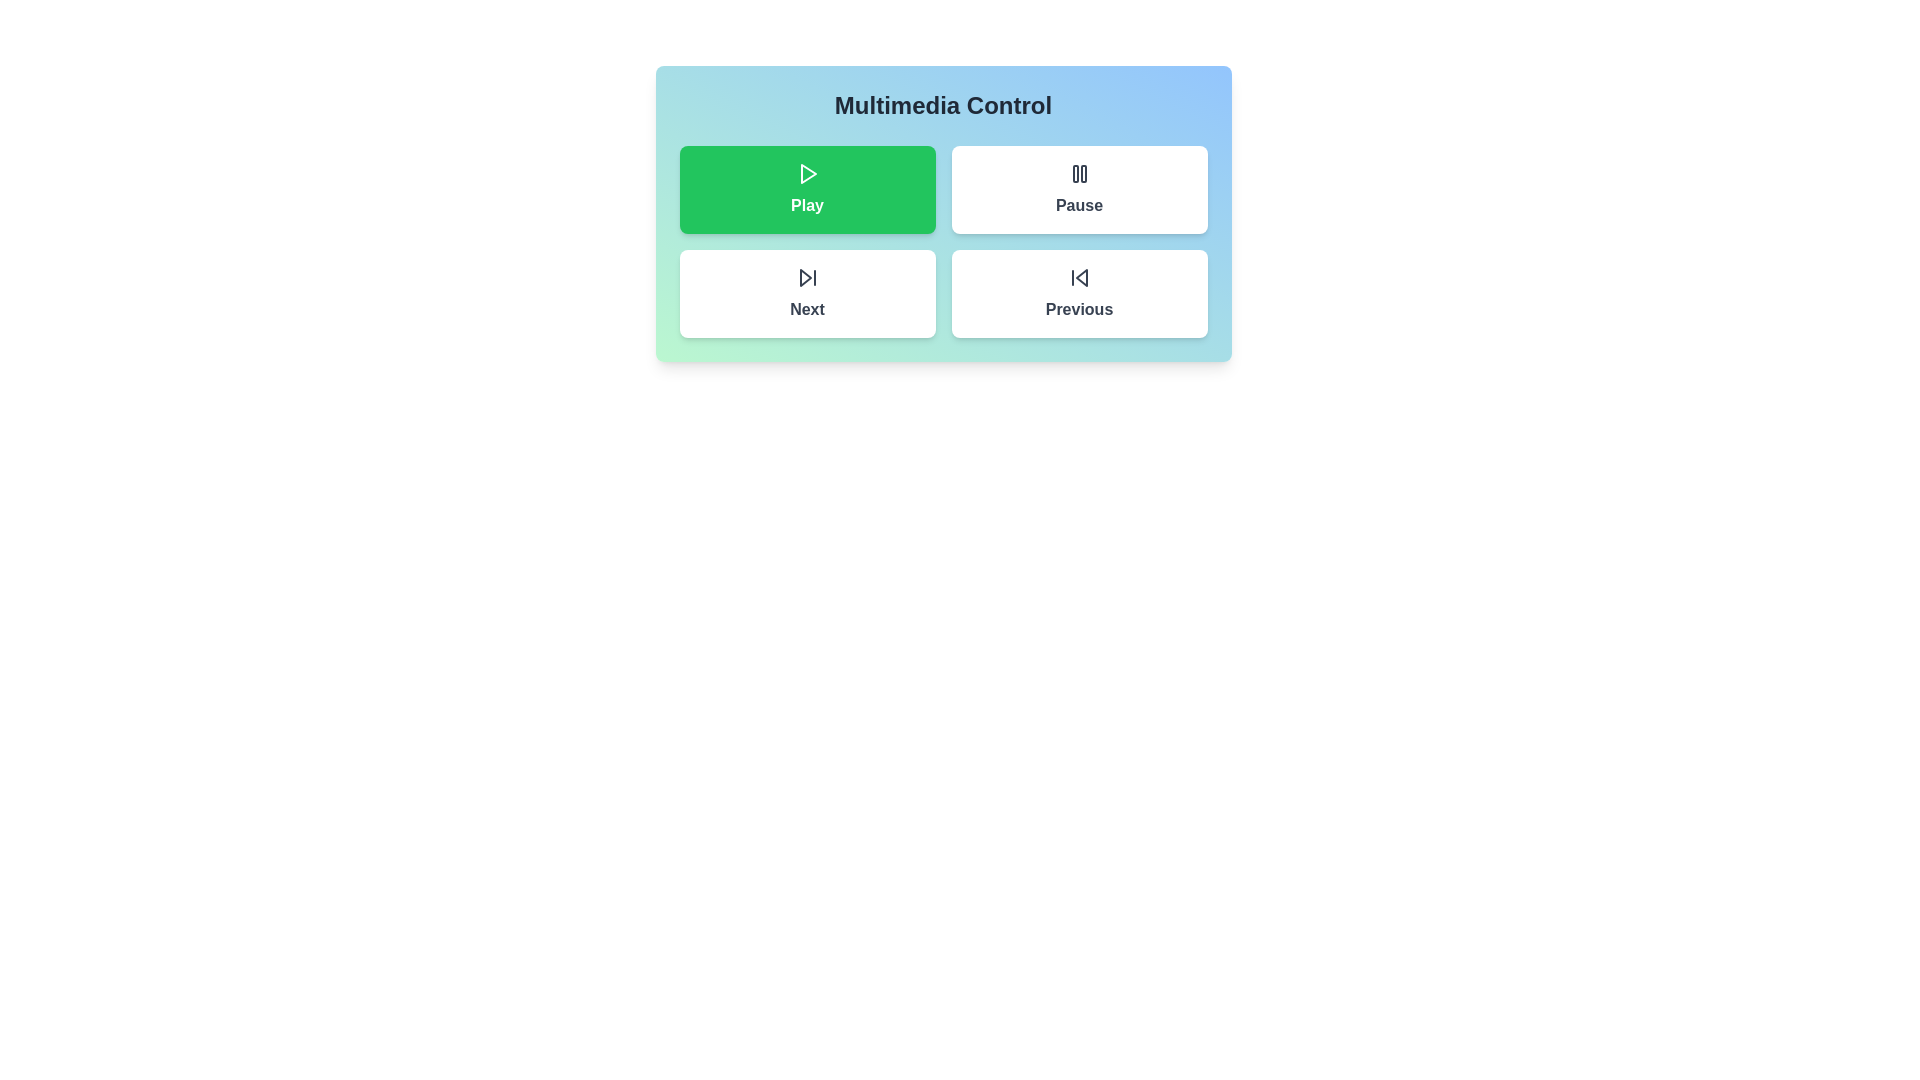 This screenshot has height=1080, width=1920. What do you see at coordinates (1078, 189) in the screenshot?
I see `the Pause button to activate it` at bounding box center [1078, 189].